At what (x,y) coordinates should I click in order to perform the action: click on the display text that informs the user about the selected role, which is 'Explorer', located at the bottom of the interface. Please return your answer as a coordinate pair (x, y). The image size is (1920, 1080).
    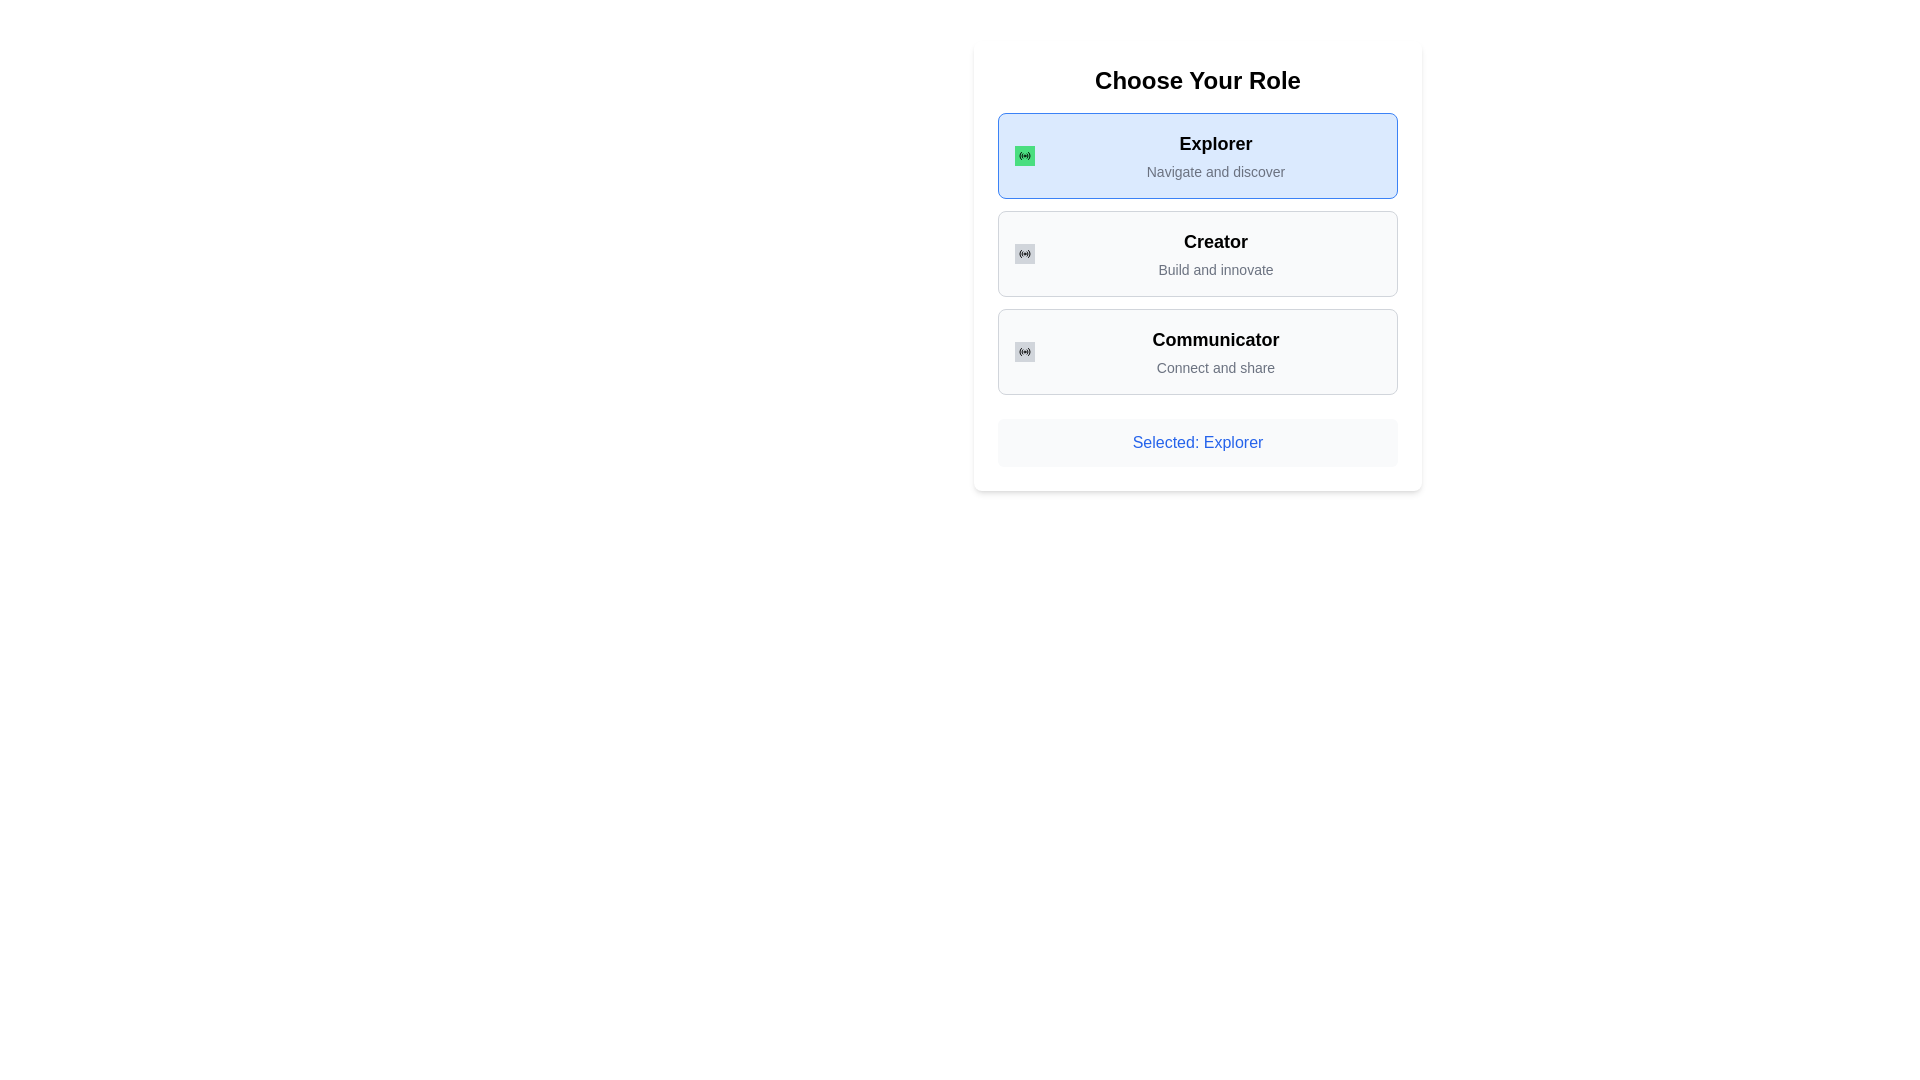
    Looking at the image, I should click on (1198, 442).